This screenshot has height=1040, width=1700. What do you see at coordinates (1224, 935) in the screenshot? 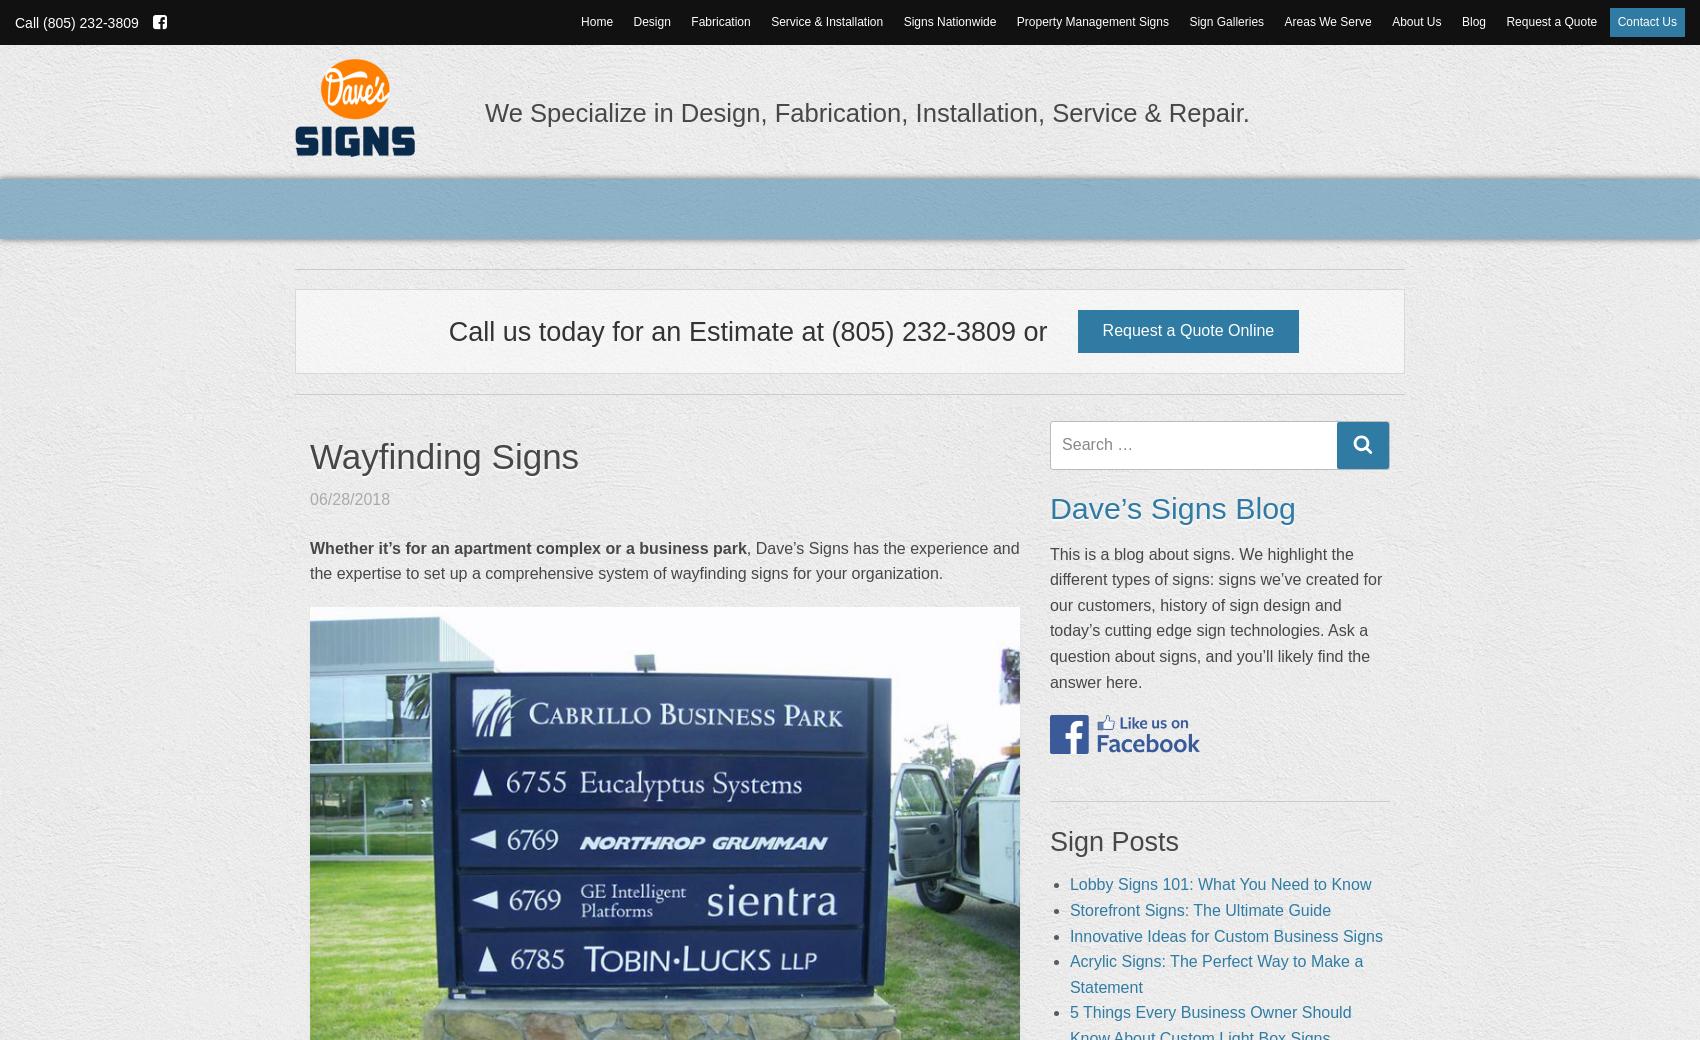
I see `'Innovative Ideas for Custom Business Signs'` at bounding box center [1224, 935].